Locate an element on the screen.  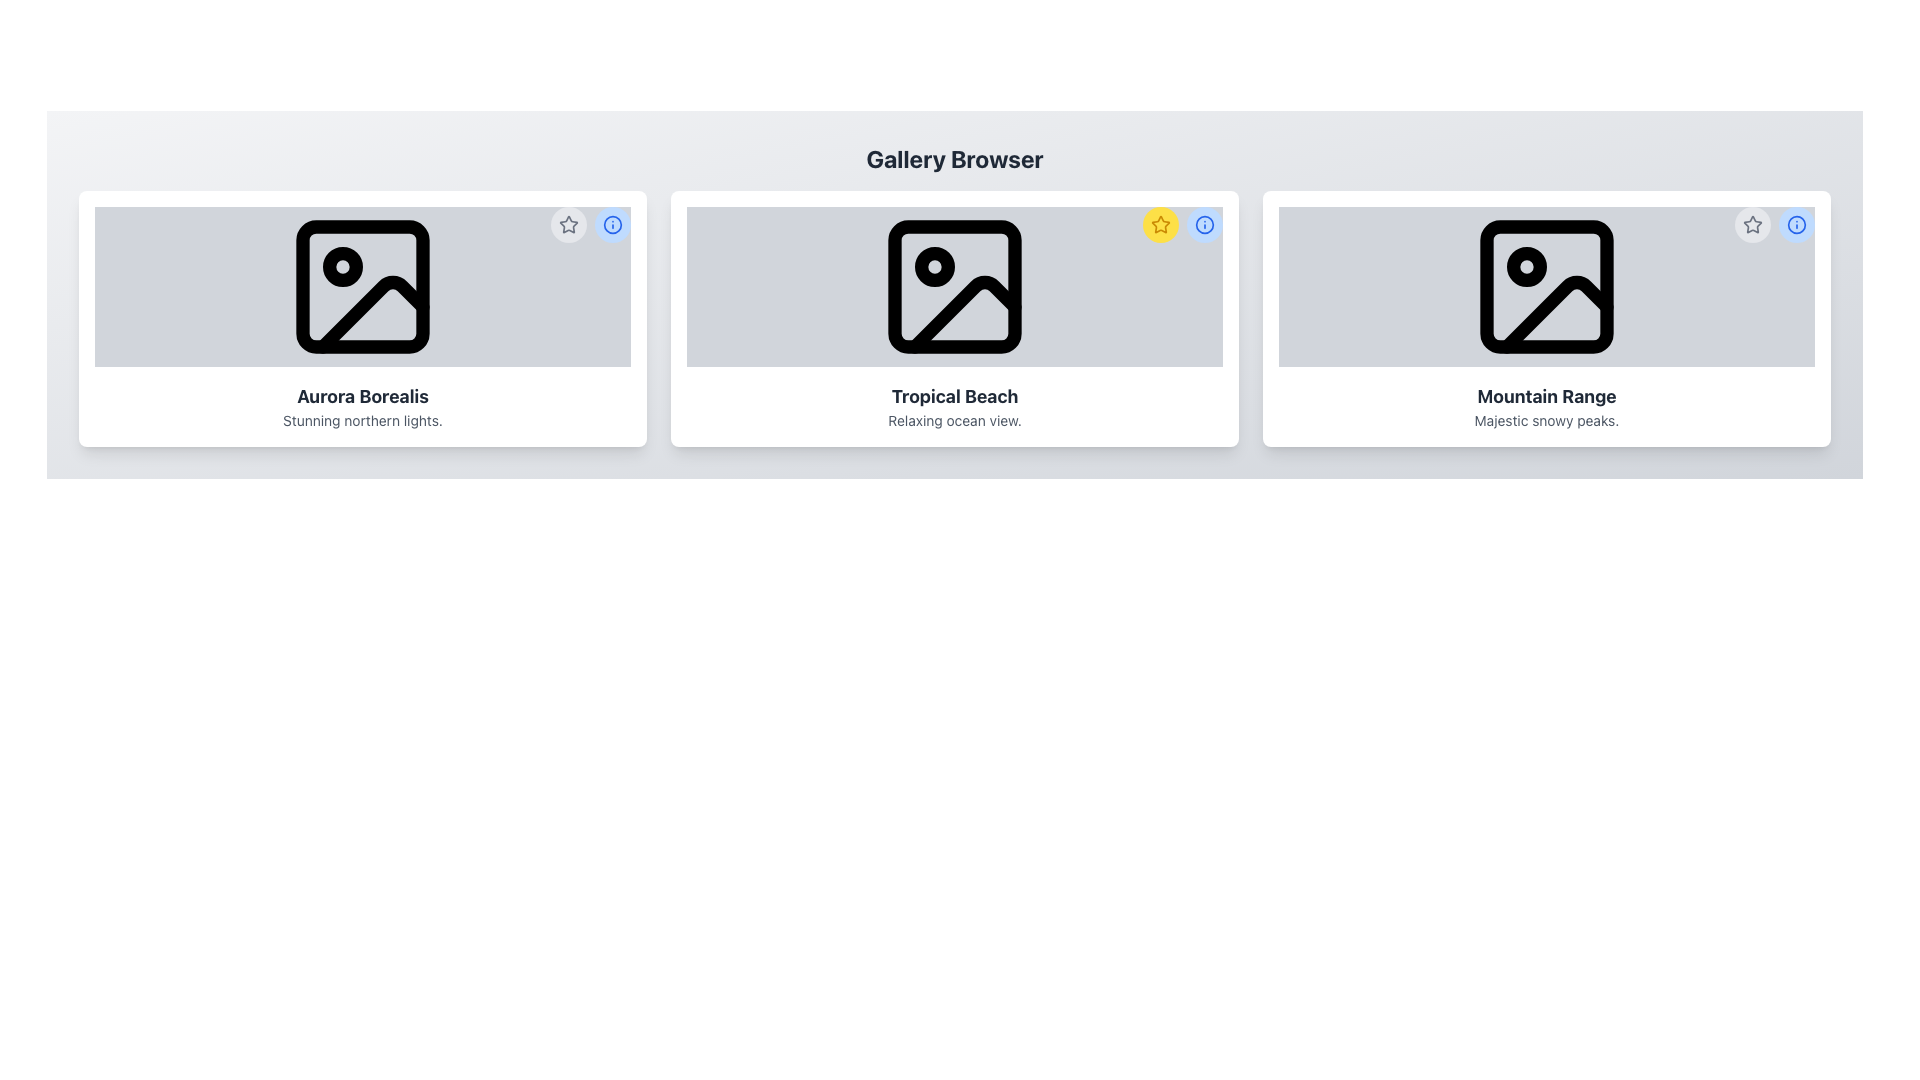
text from the text block titled 'Tropical Beach' which contains the description 'Relaxing ocean view.' located in the middle card of a set of three cards is located at coordinates (954, 406).